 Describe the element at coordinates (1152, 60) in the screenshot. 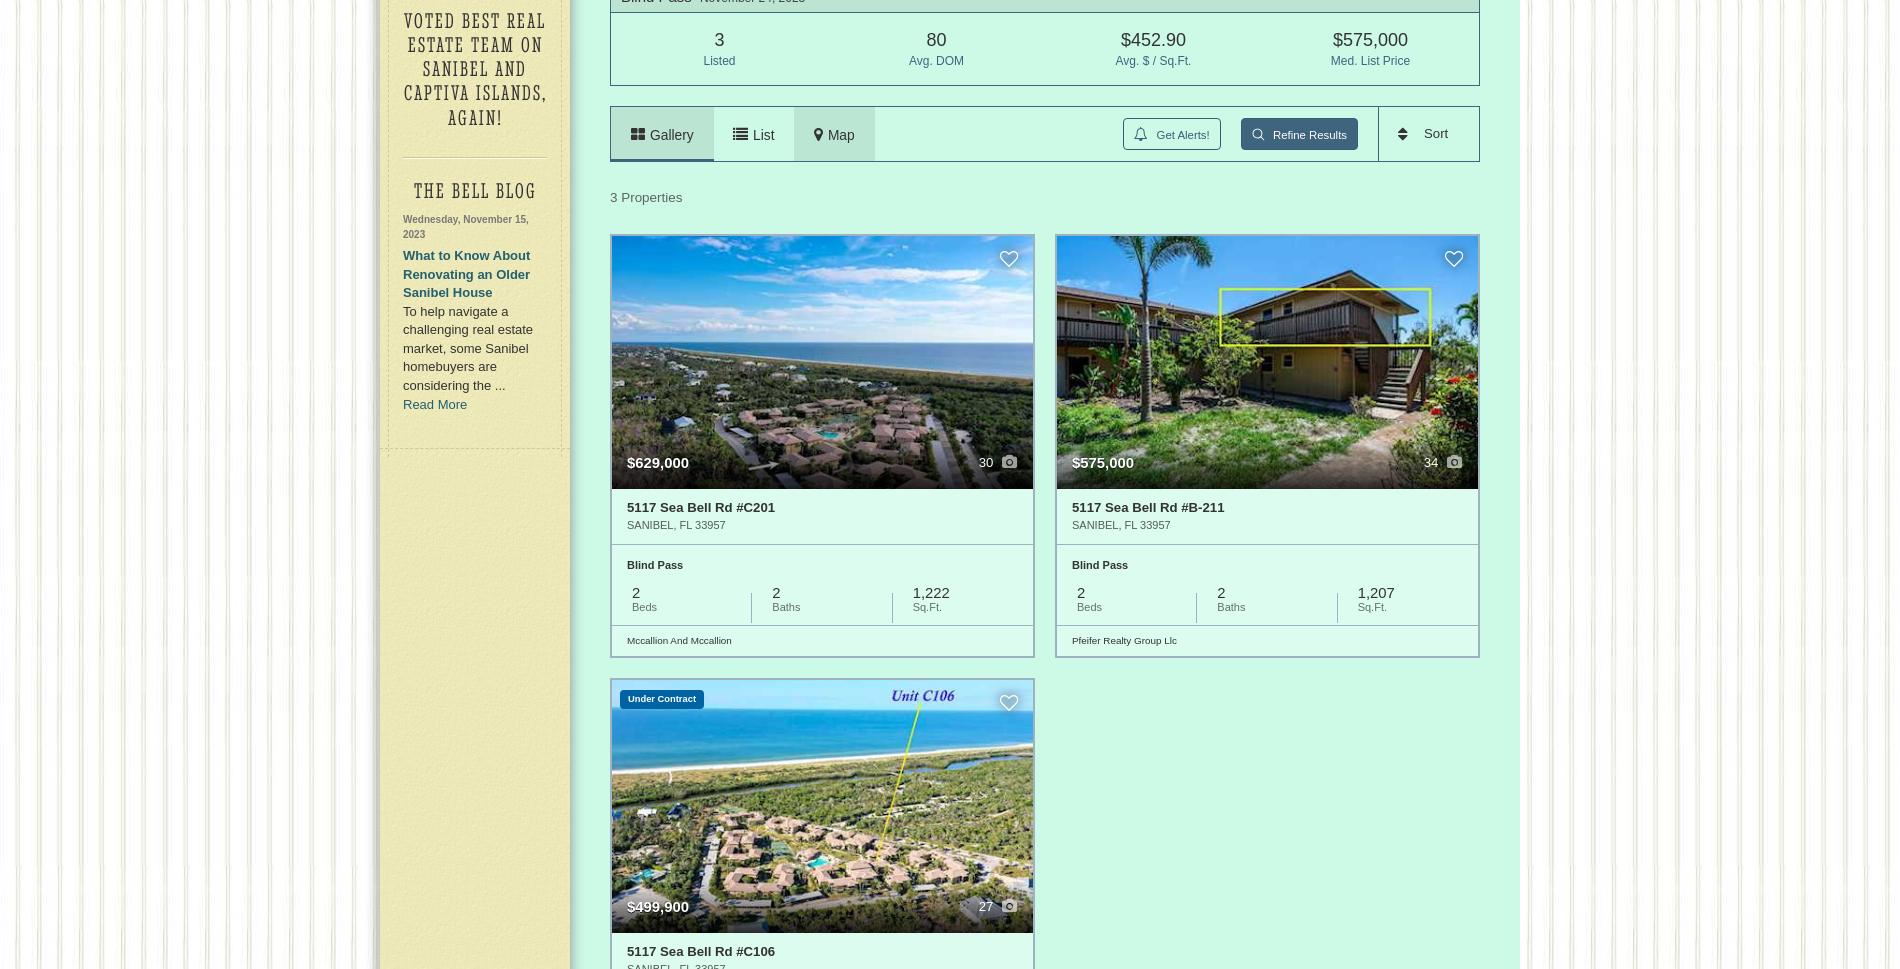

I see `'Avg. $ / Sq.Ft.'` at that location.